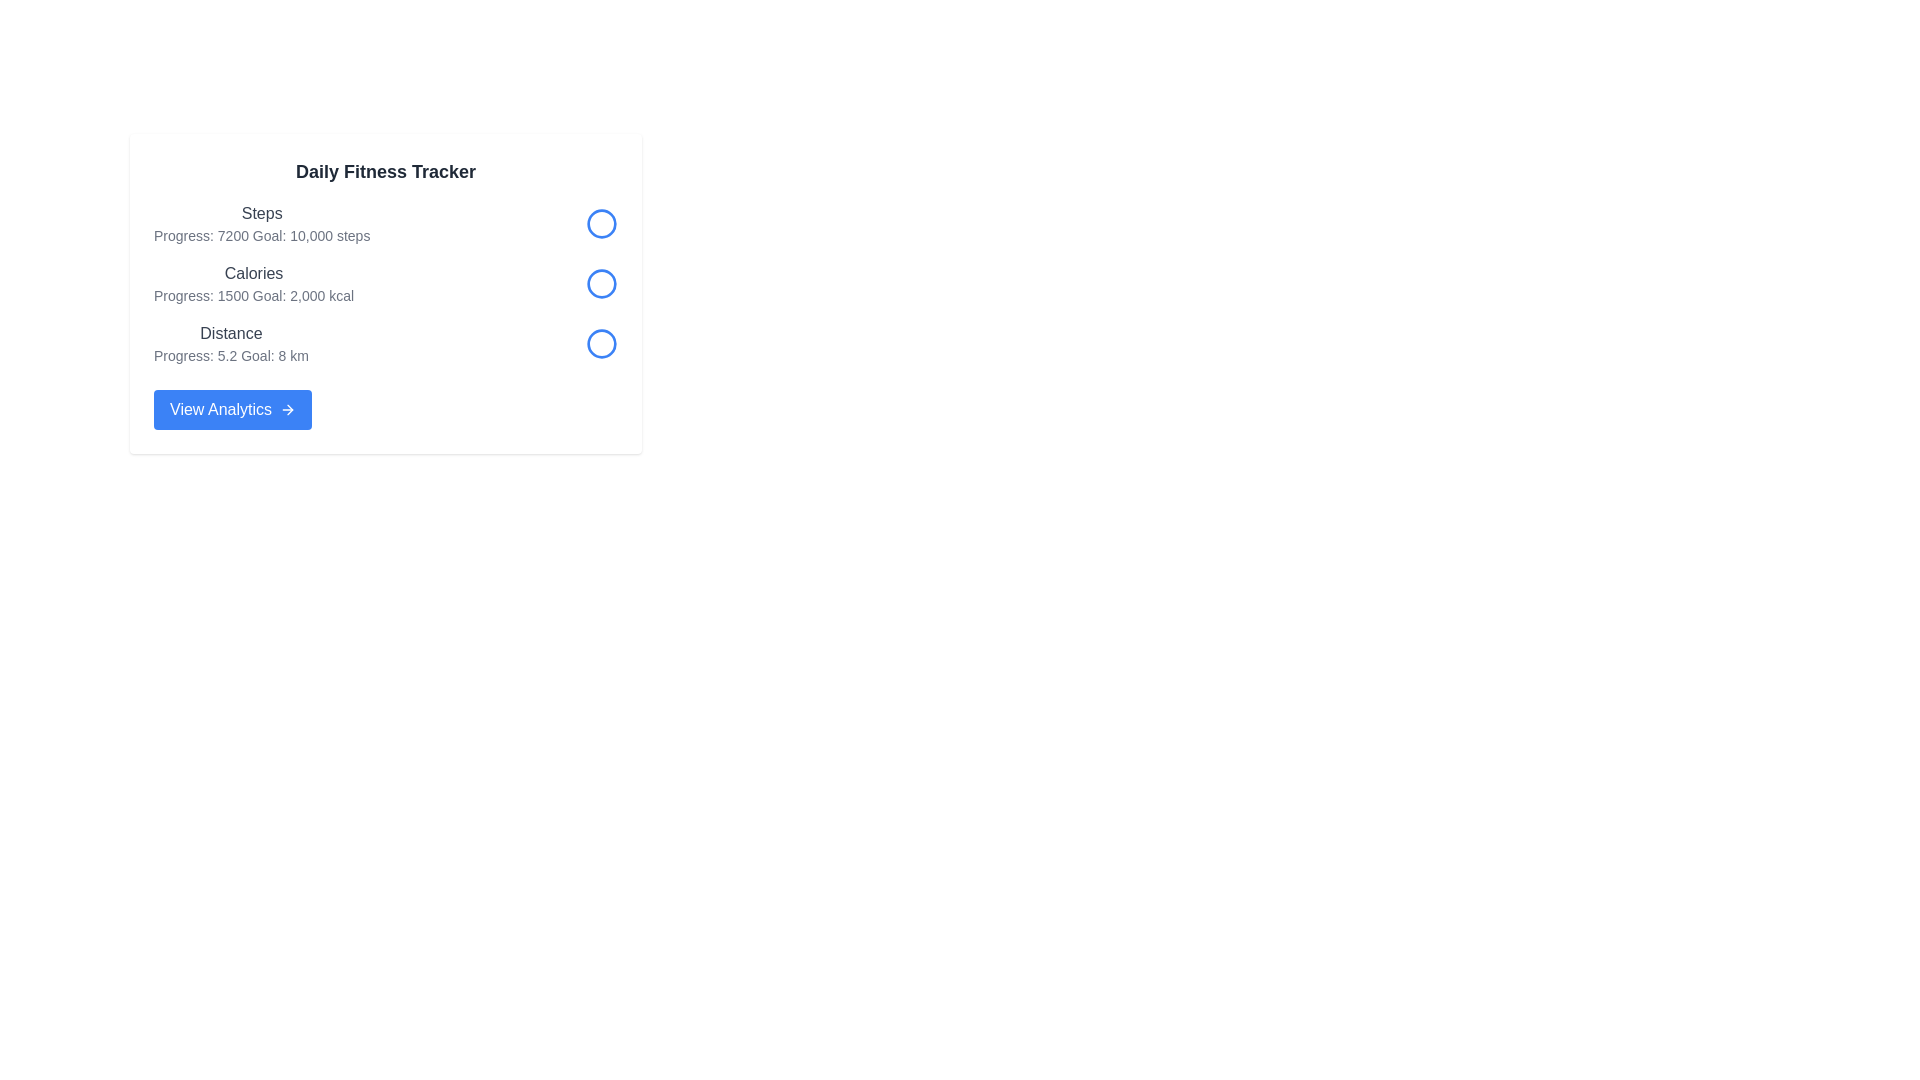 The height and width of the screenshot is (1080, 1920). Describe the element at coordinates (385, 284) in the screenshot. I see `information displayed in the 'Calories' TextBlockWithIcon, which shows 'Progress: 1500 Goal: 2,000 kcal'` at that location.